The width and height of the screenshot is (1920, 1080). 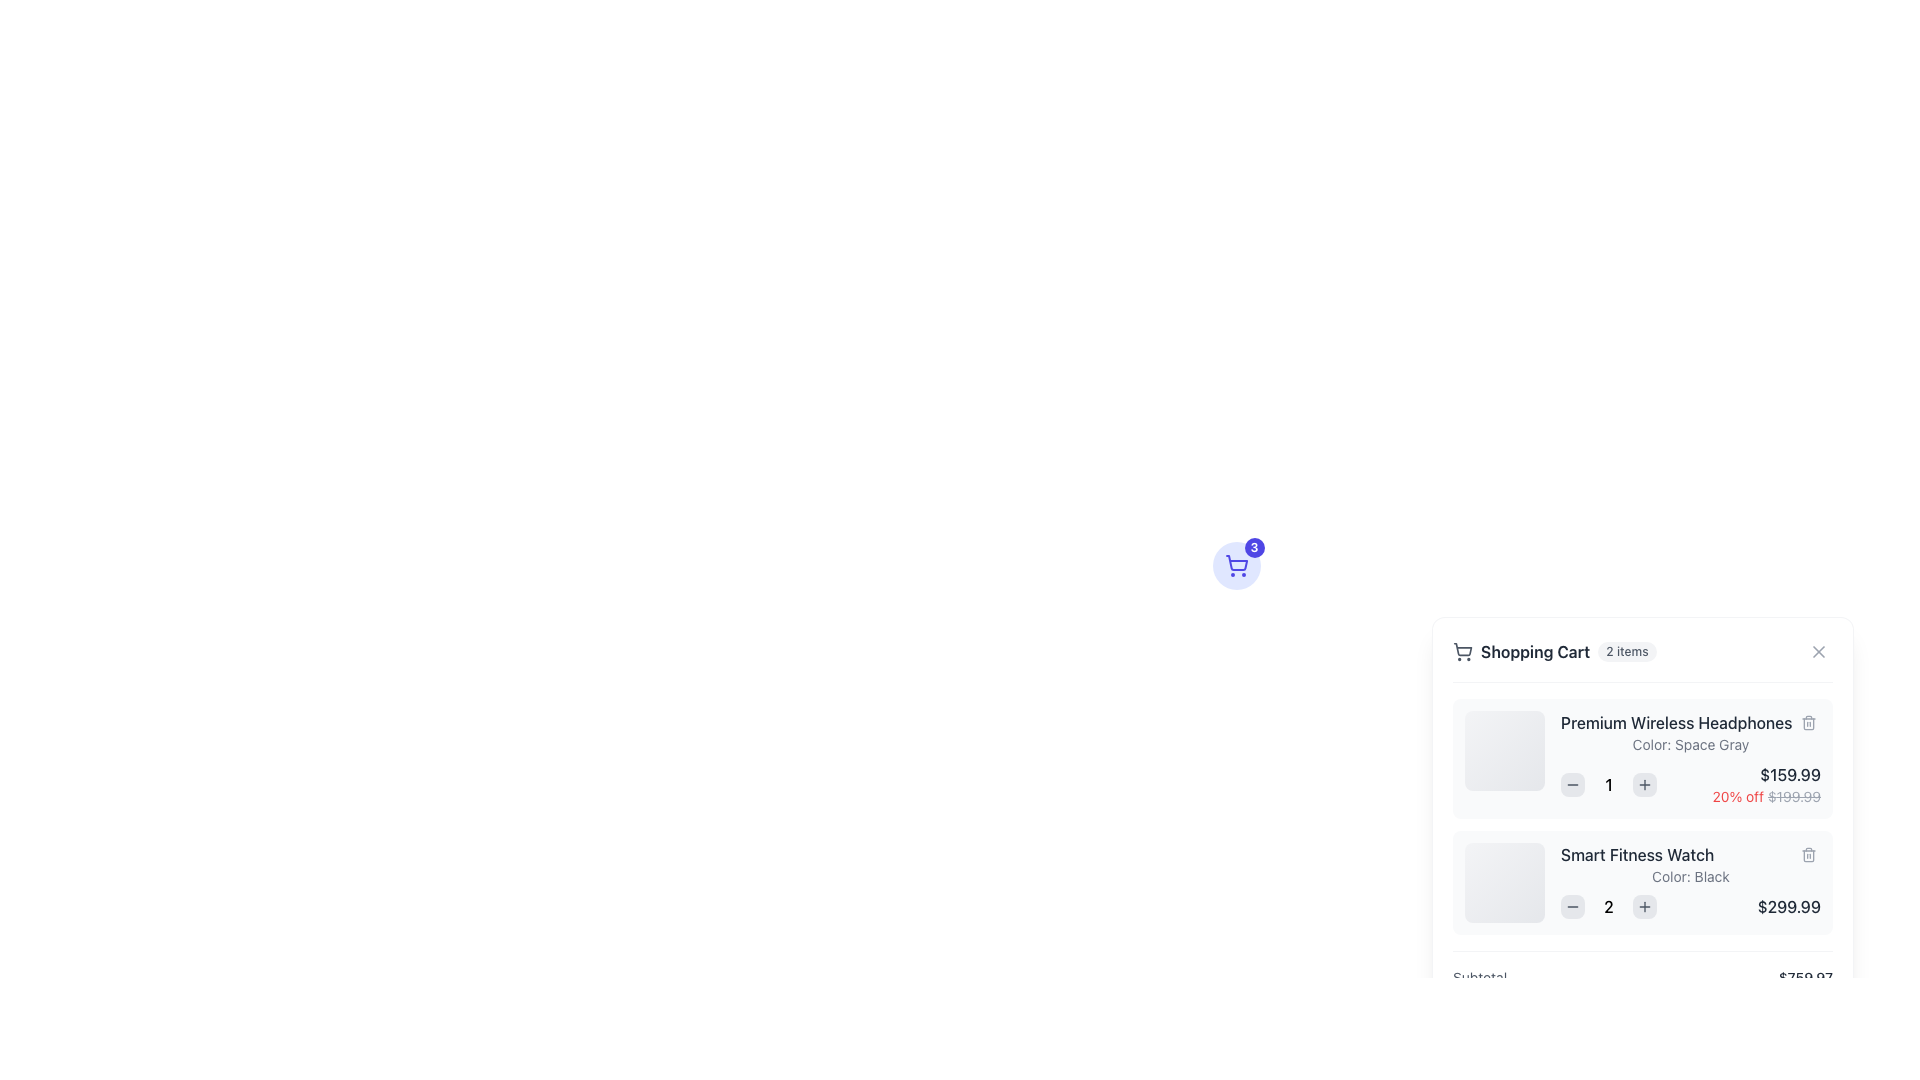 I want to click on the price display for the 'Smart Fitness Watch' in the shopping cart, so click(x=1689, y=906).